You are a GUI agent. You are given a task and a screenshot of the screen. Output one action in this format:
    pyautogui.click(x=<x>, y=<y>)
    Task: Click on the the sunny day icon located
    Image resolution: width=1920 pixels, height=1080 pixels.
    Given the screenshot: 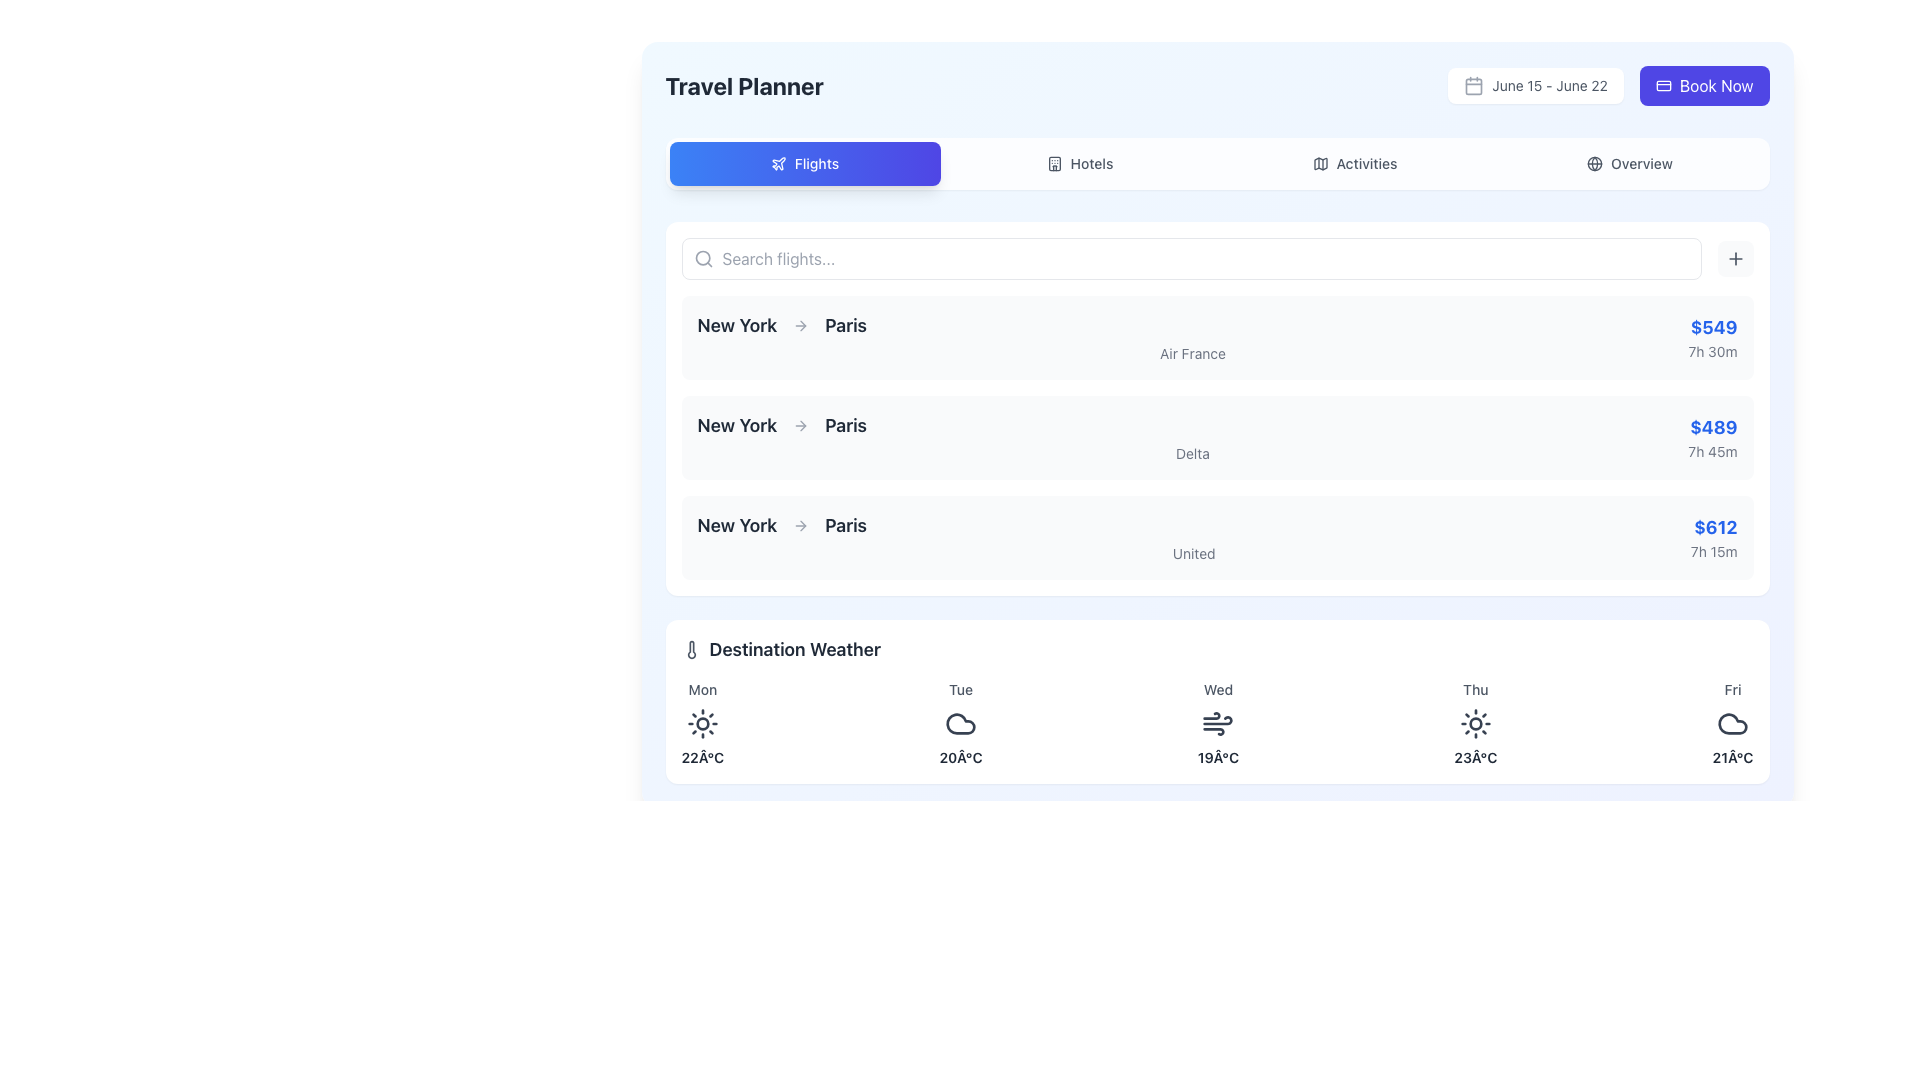 What is the action you would take?
    pyautogui.click(x=702, y=724)
    